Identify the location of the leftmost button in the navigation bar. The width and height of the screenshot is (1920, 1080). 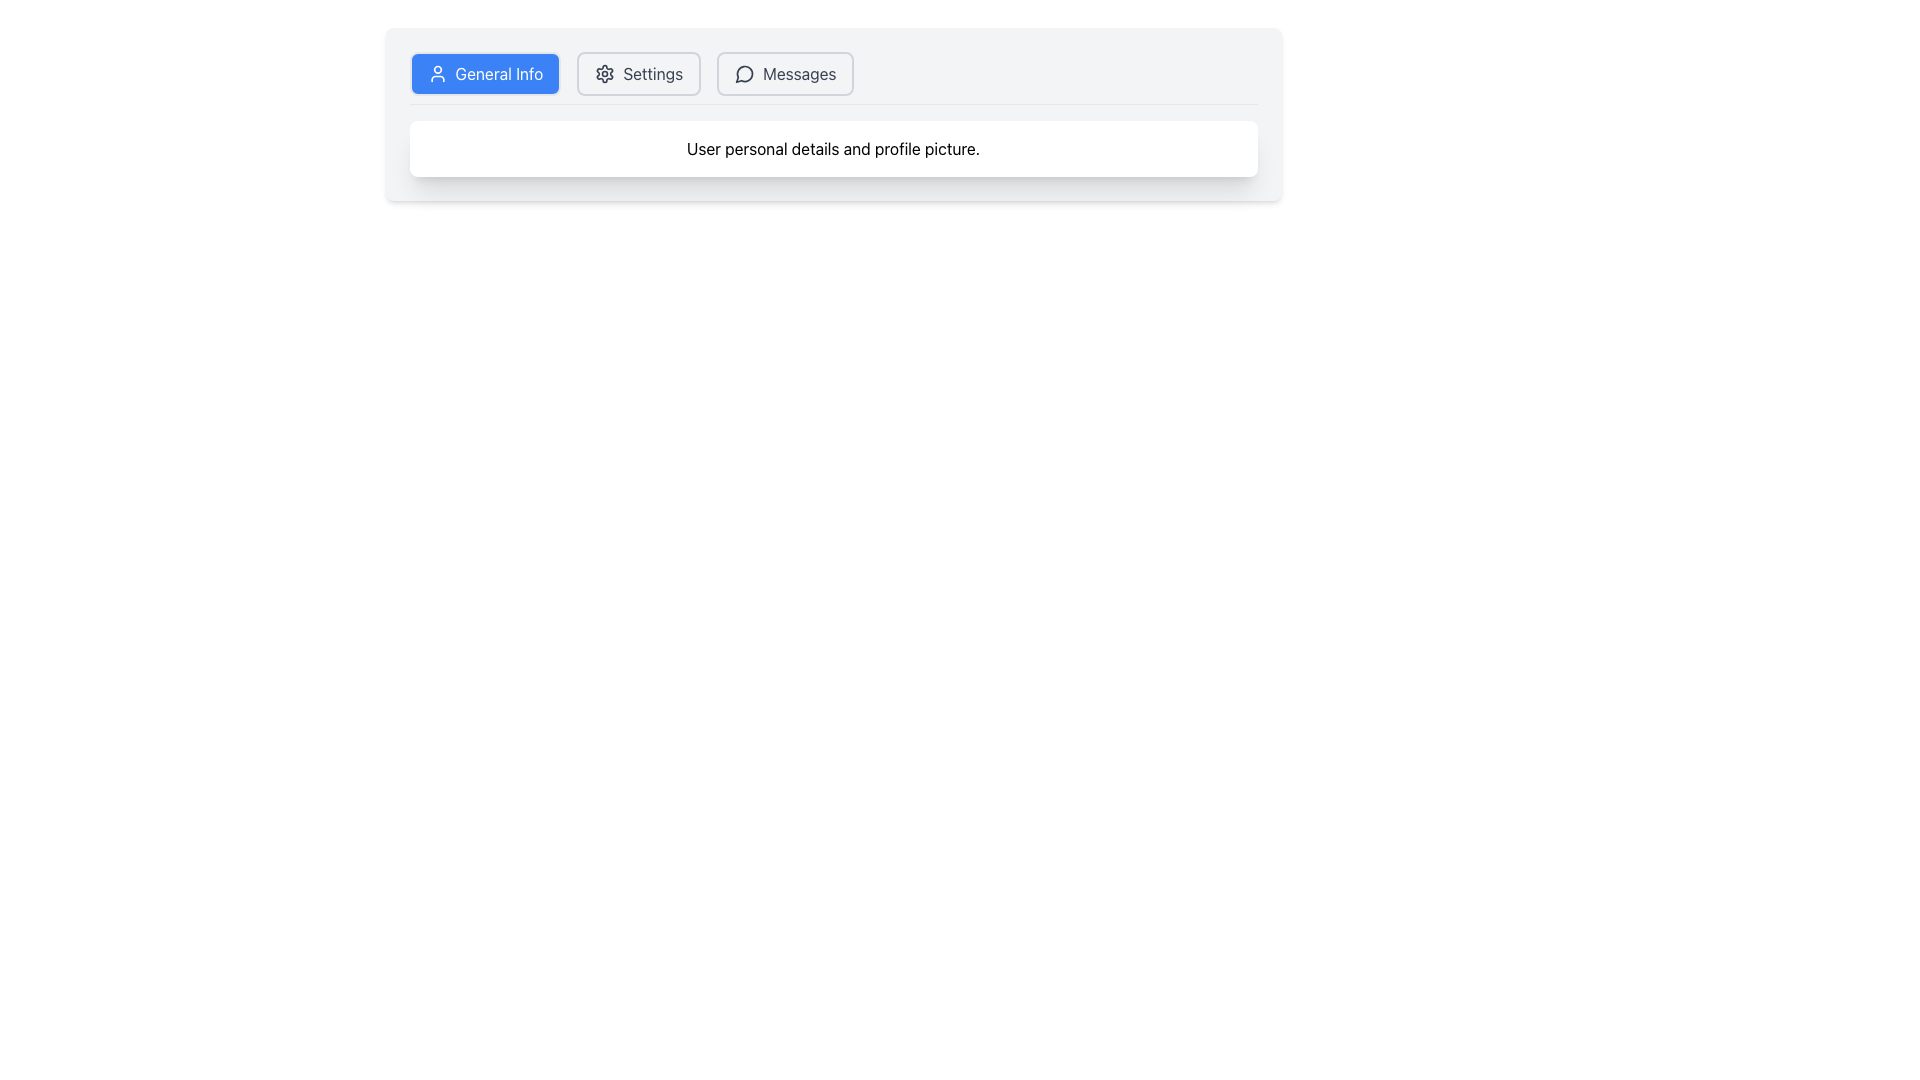
(485, 72).